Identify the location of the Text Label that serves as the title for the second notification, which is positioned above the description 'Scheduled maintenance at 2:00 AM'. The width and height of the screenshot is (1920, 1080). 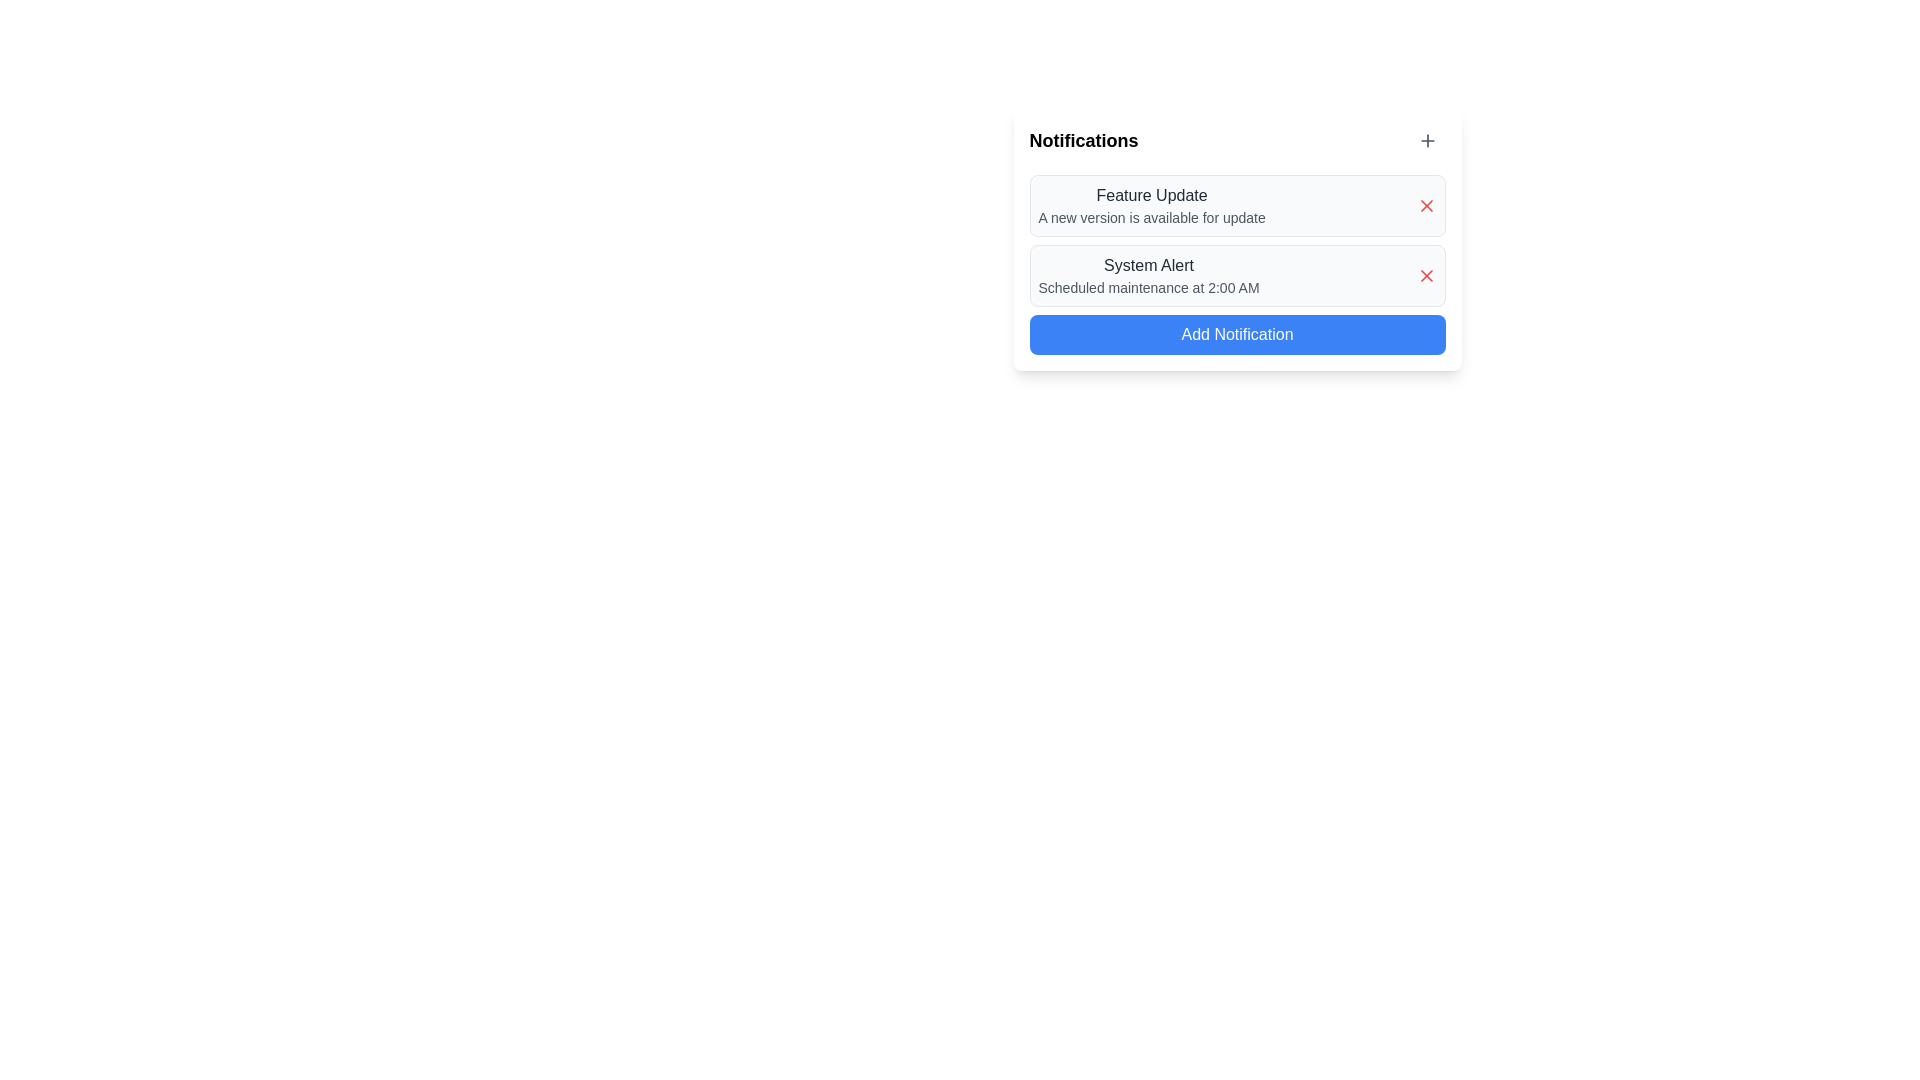
(1148, 265).